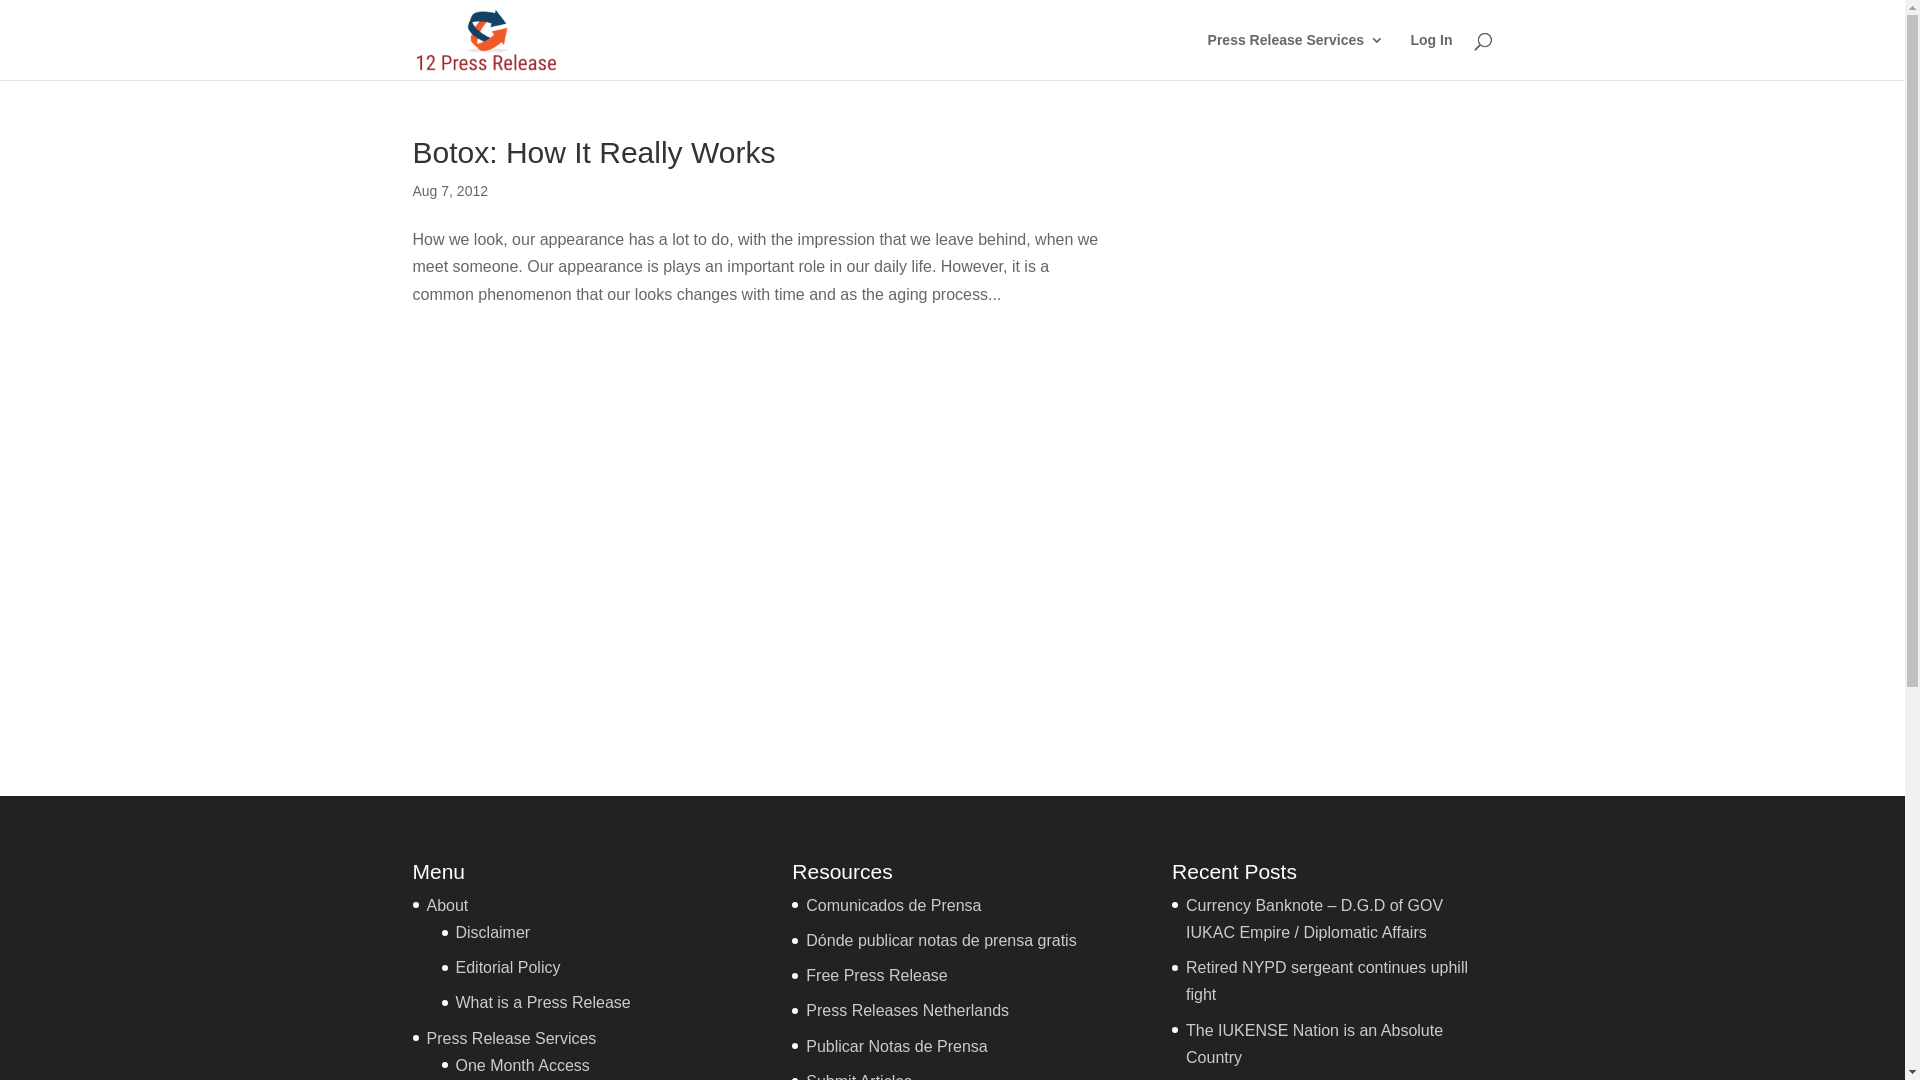 This screenshot has height=1080, width=1920. What do you see at coordinates (445, 905) in the screenshot?
I see `'About'` at bounding box center [445, 905].